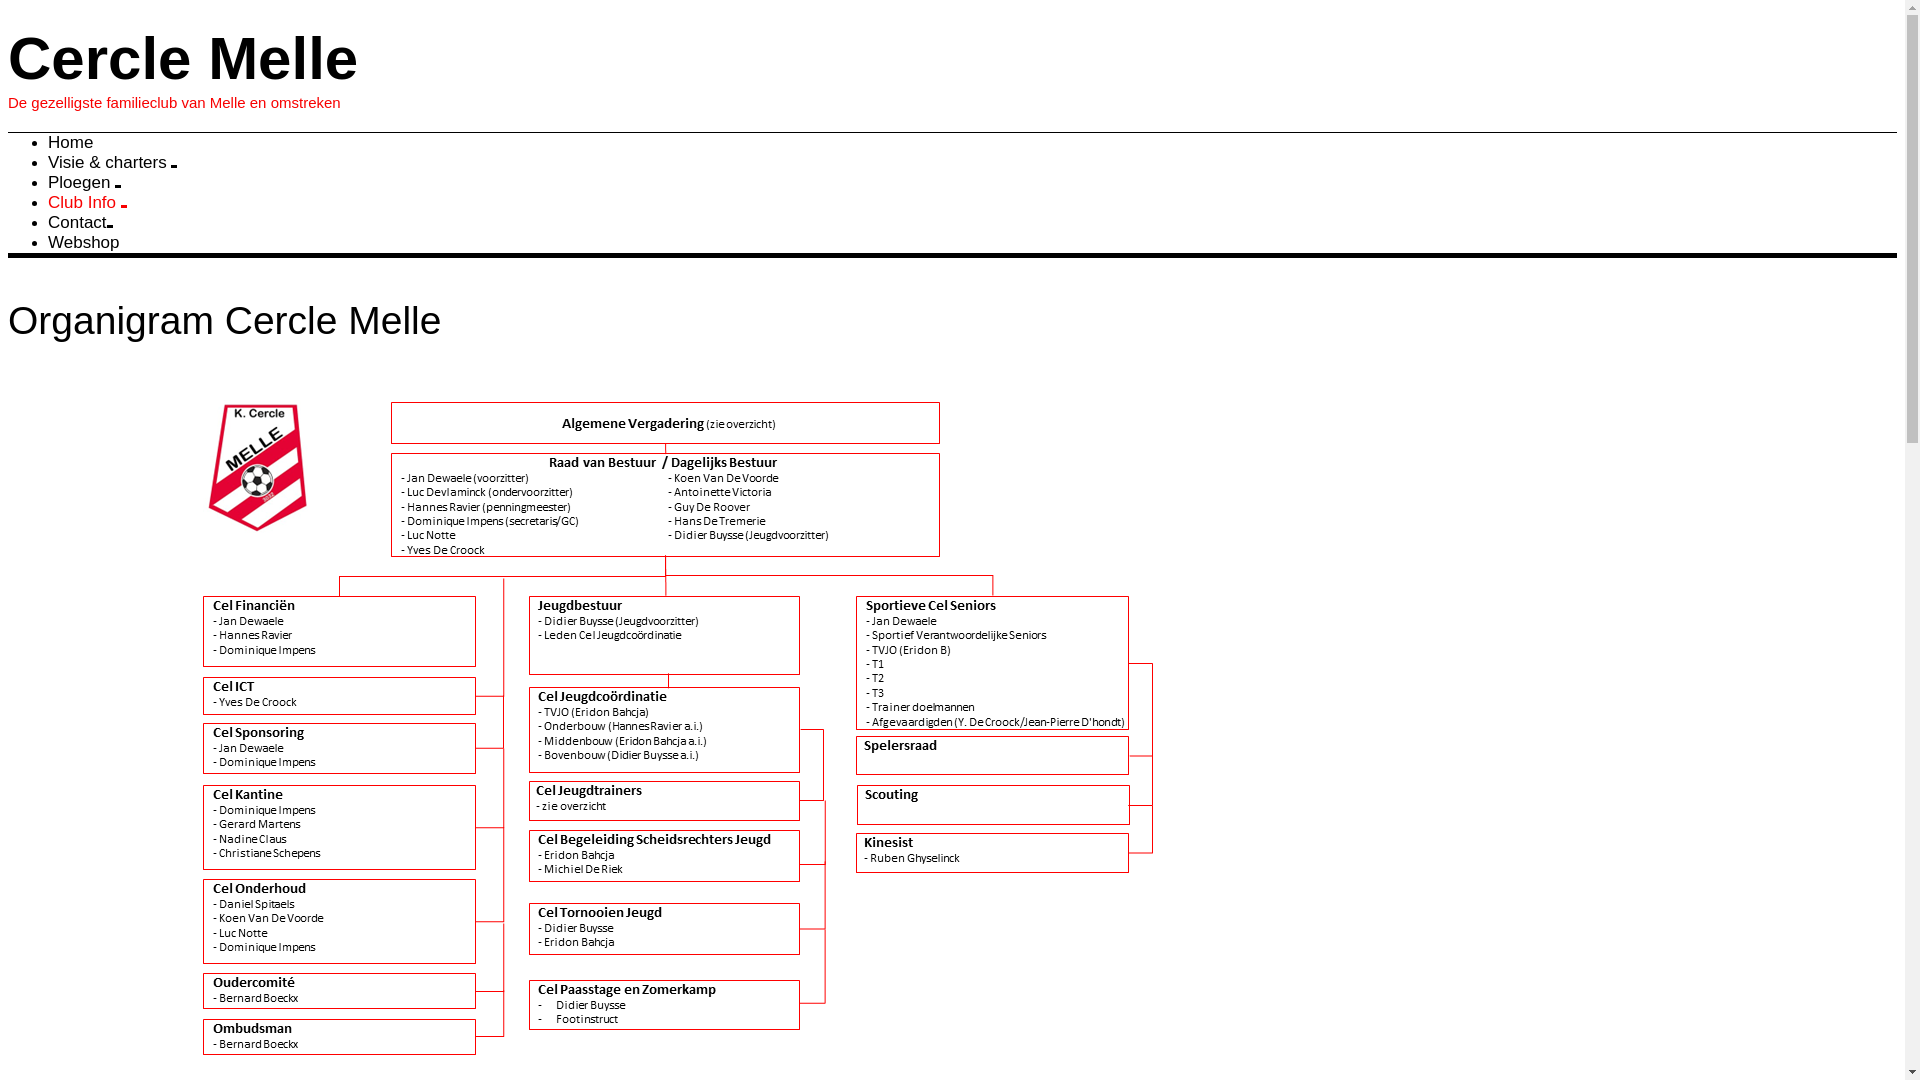 This screenshot has width=1920, height=1080. What do you see at coordinates (83, 182) in the screenshot?
I see `'Ploegen'` at bounding box center [83, 182].